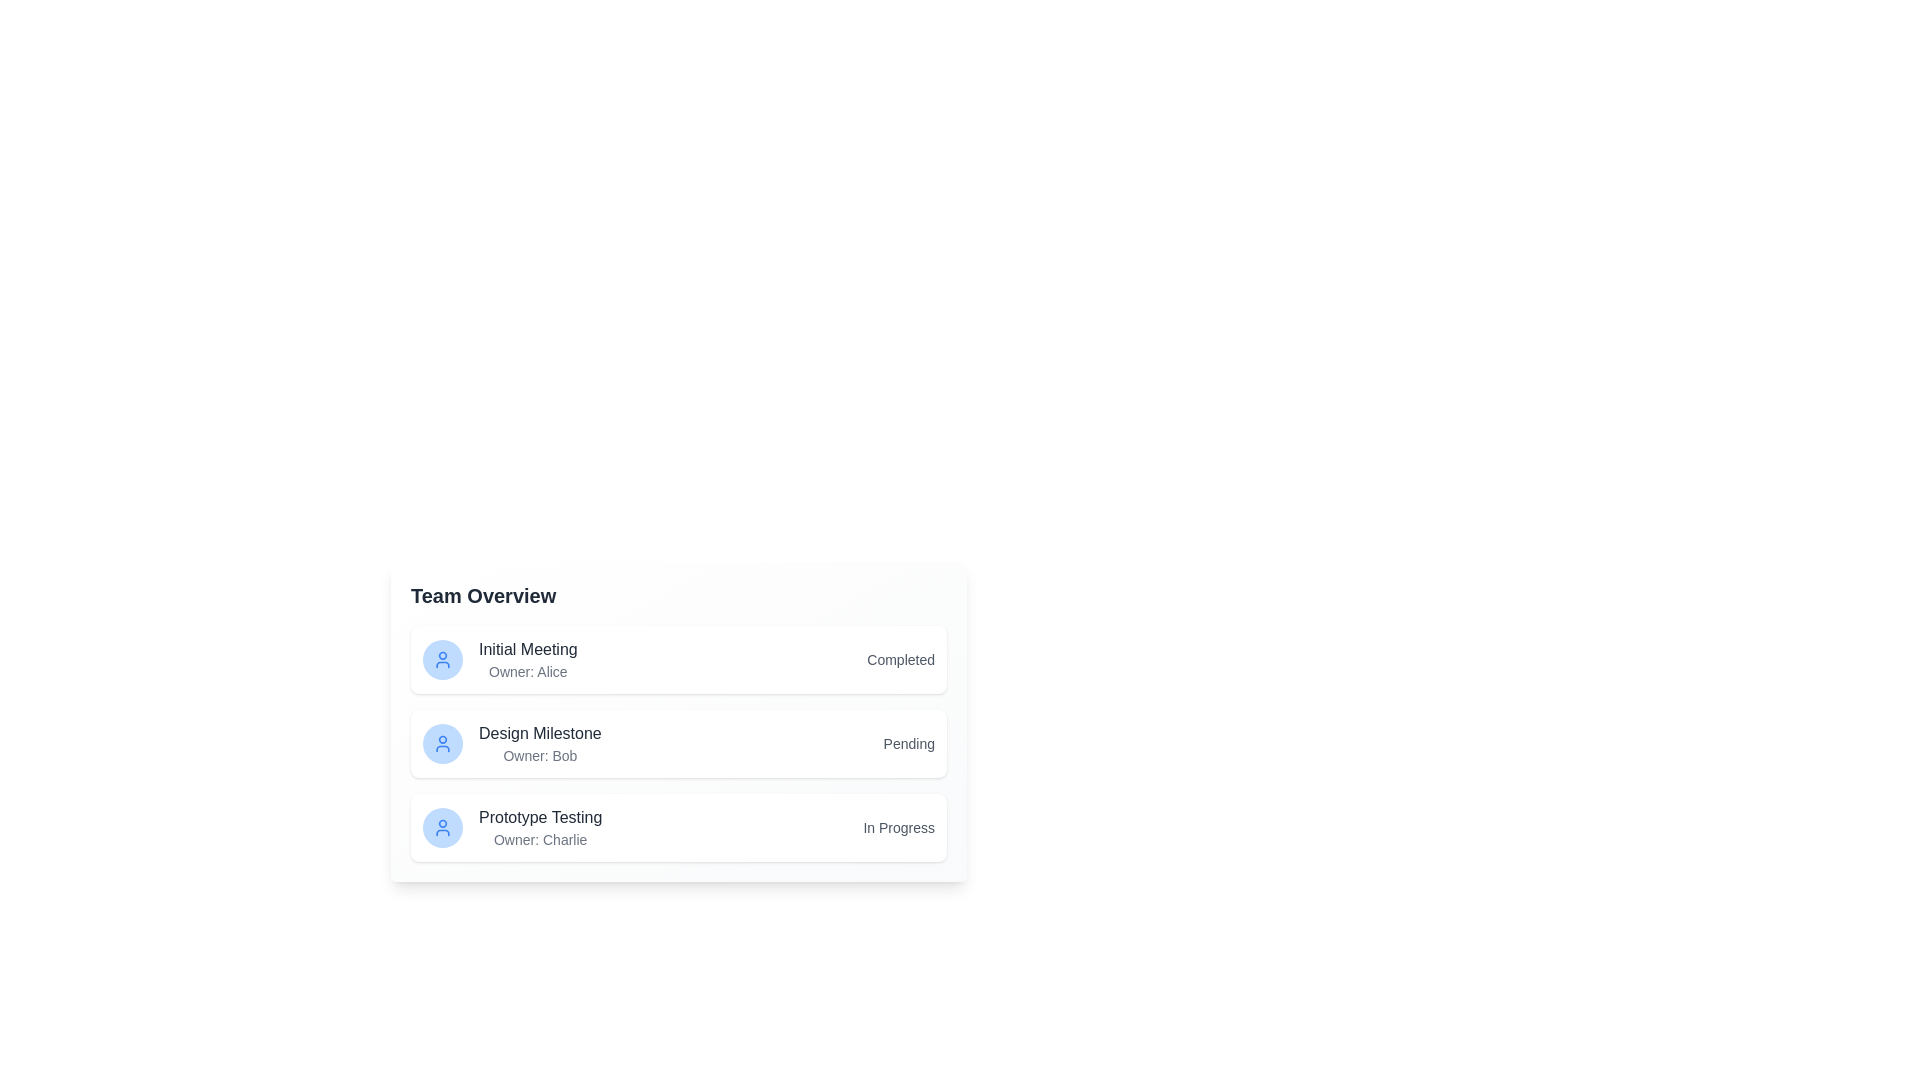 This screenshot has height=1080, width=1920. Describe the element at coordinates (898, 828) in the screenshot. I see `the status label indicating 'In Progress' on the card labeled 'Prototype Testing Owner: Charlie'` at that location.